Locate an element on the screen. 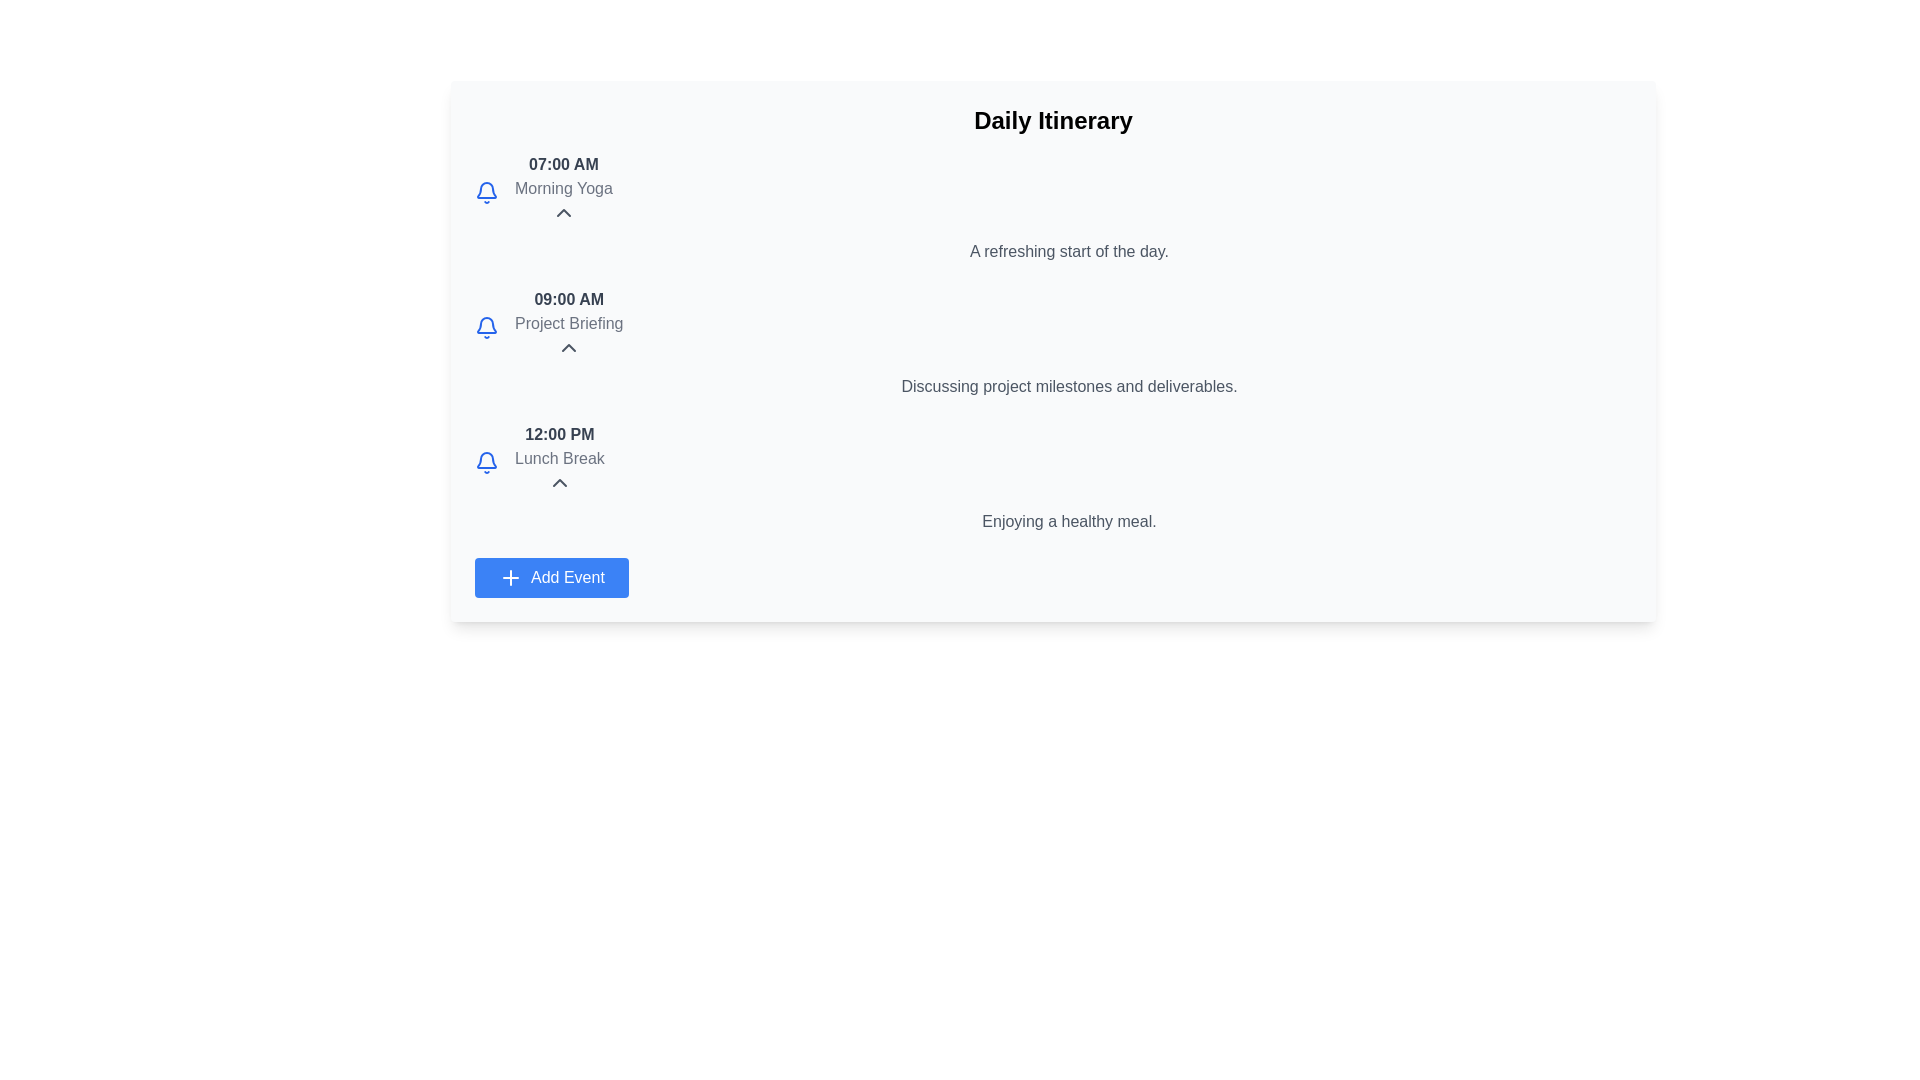 The image size is (1920, 1080). the 'Lunch Break' text label, which is displayed in a lighter gray color, positioned below the '12:00 PM' time label in the event entry list is located at coordinates (559, 459).